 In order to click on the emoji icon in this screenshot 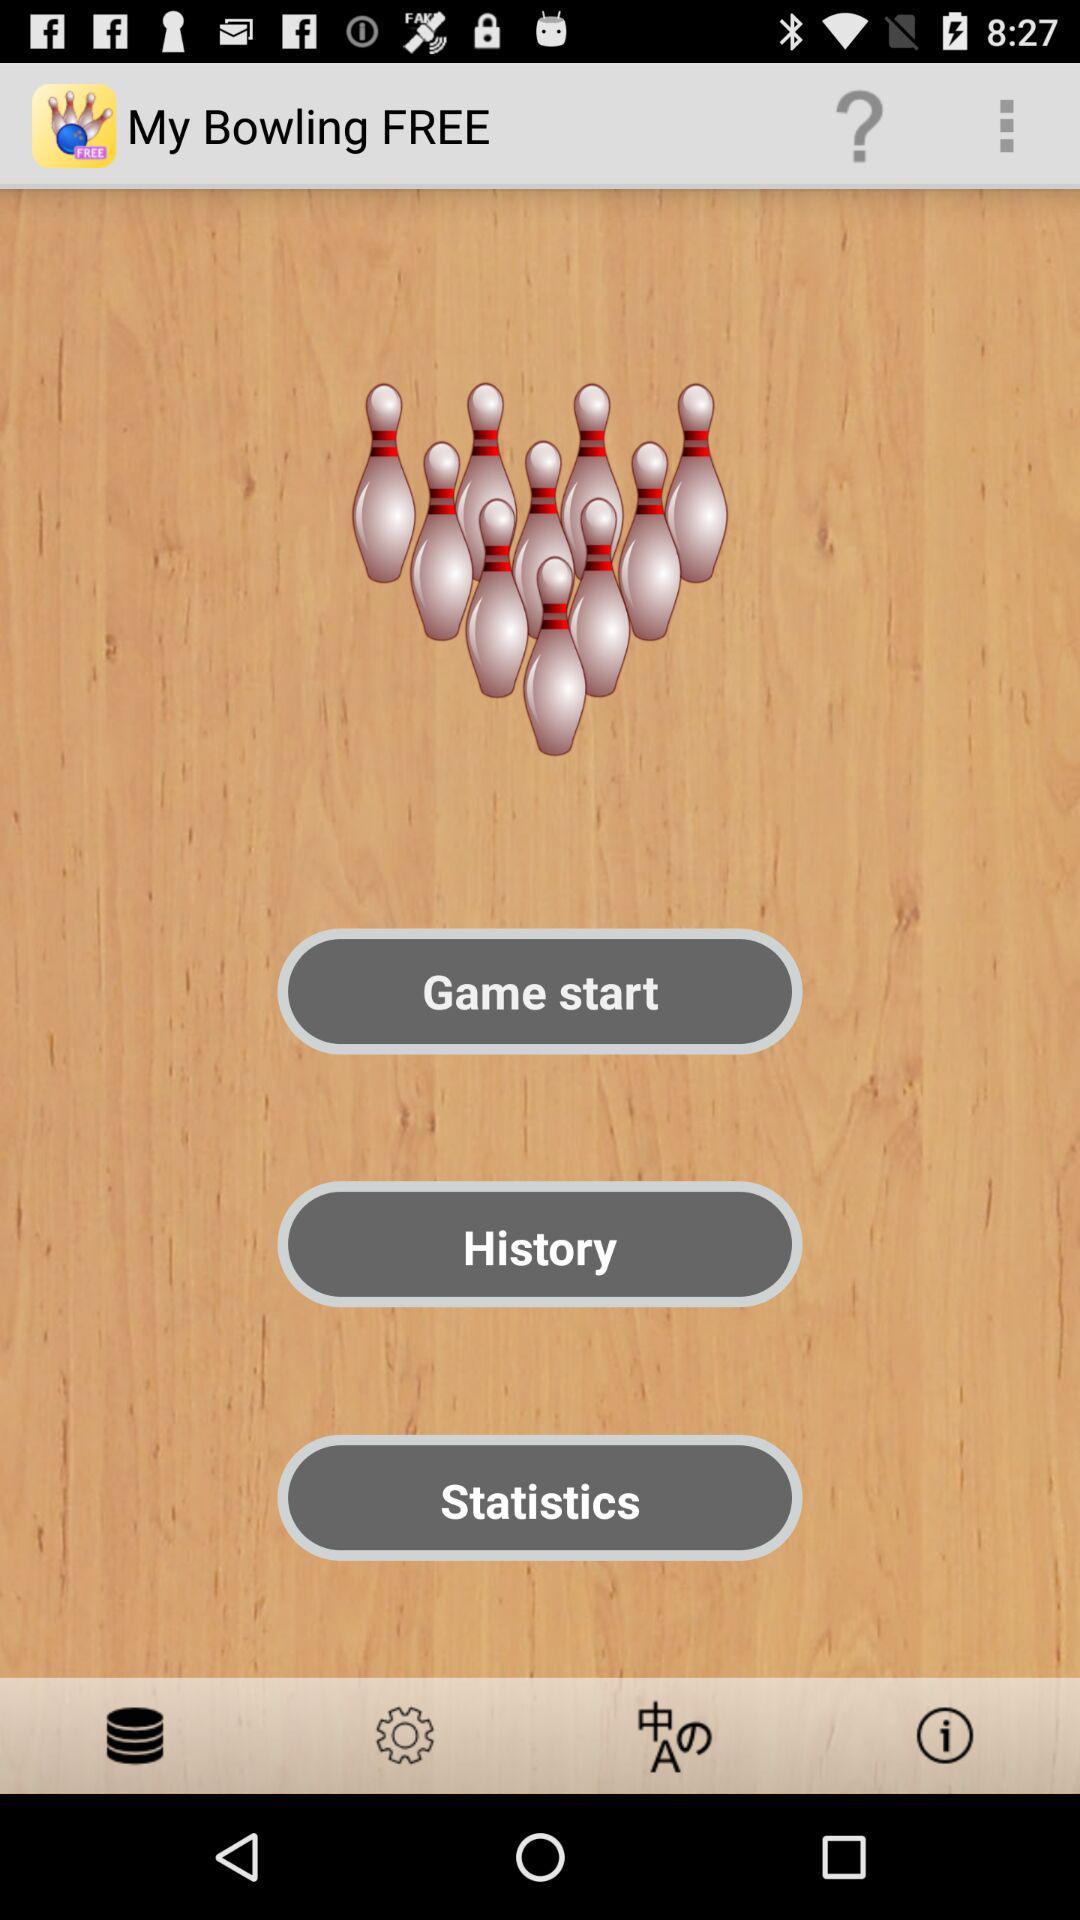, I will do `click(135, 1856)`.